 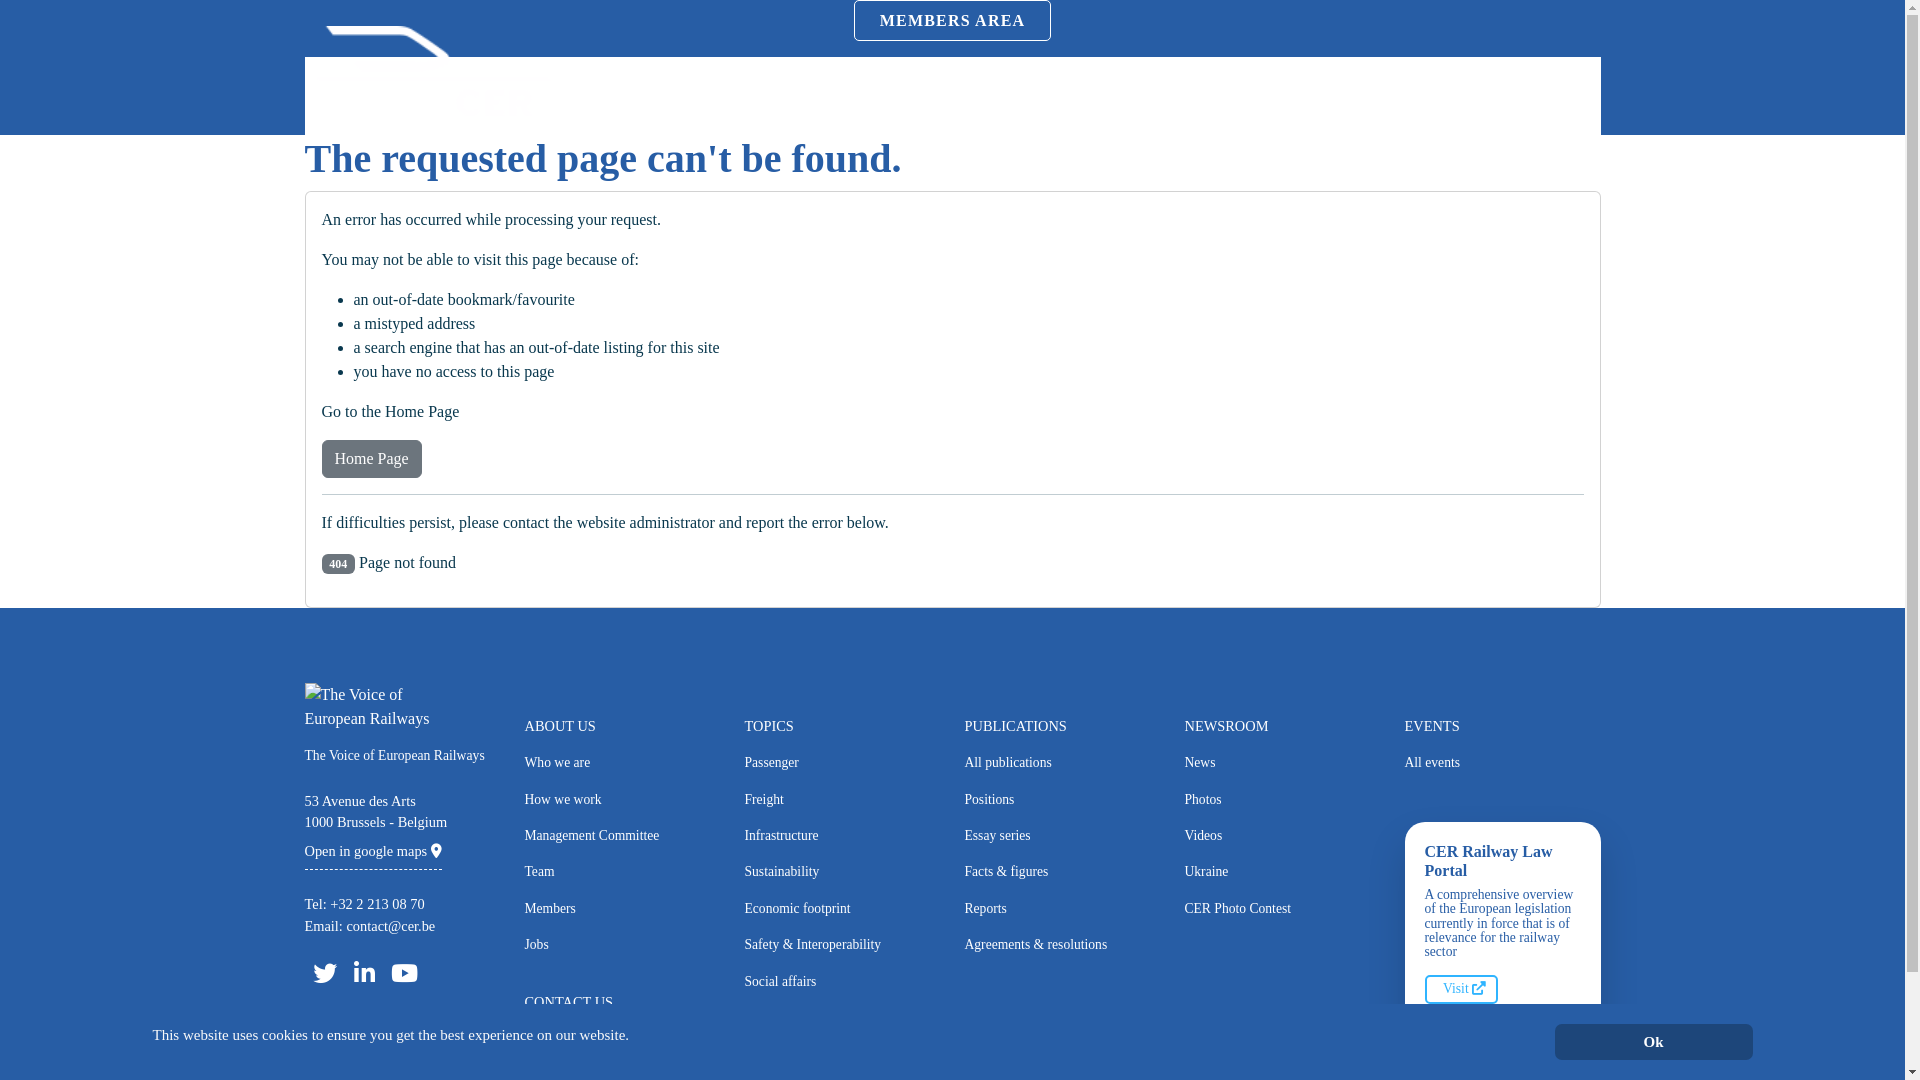 I want to click on 'Photos', so click(x=1184, y=798).